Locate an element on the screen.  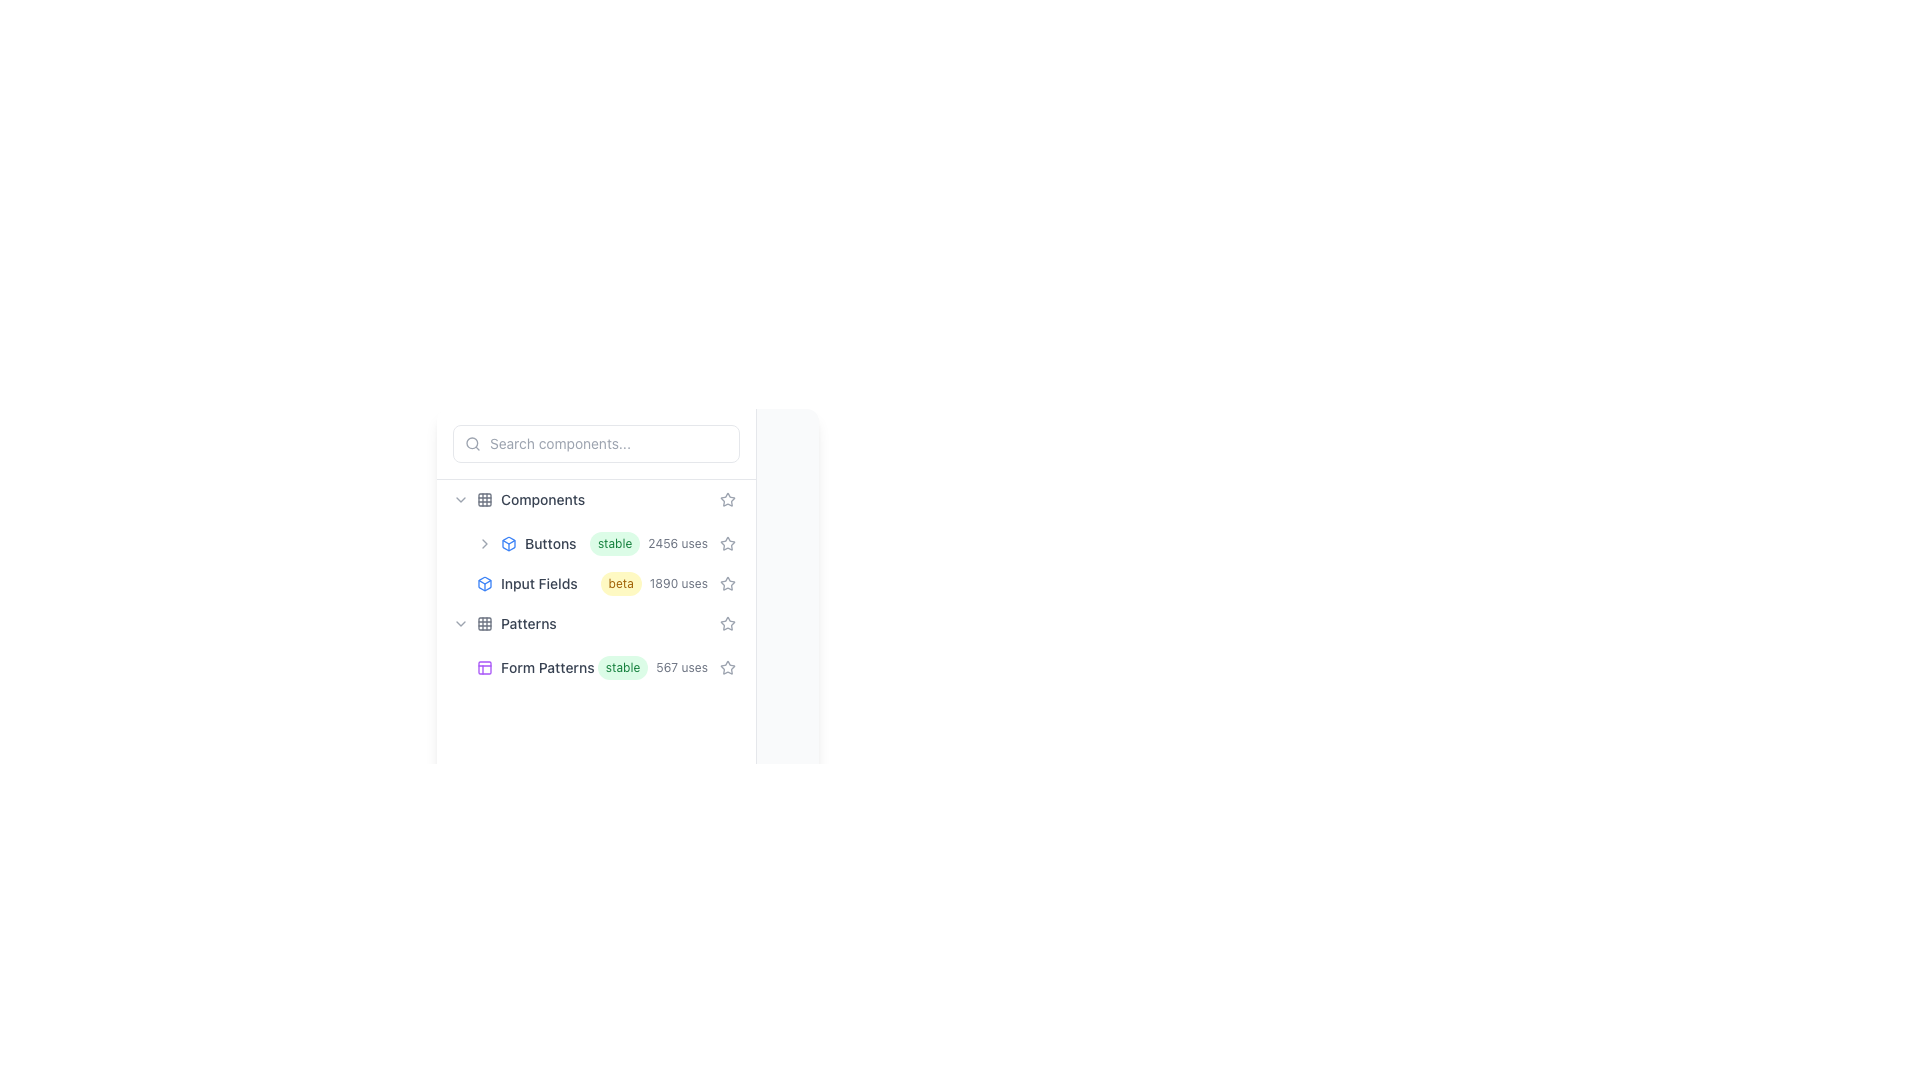
the small pill-shaped label with the text 'stable', which has a light green background and is located to the right of 'Form Patterns' is located at coordinates (622, 667).